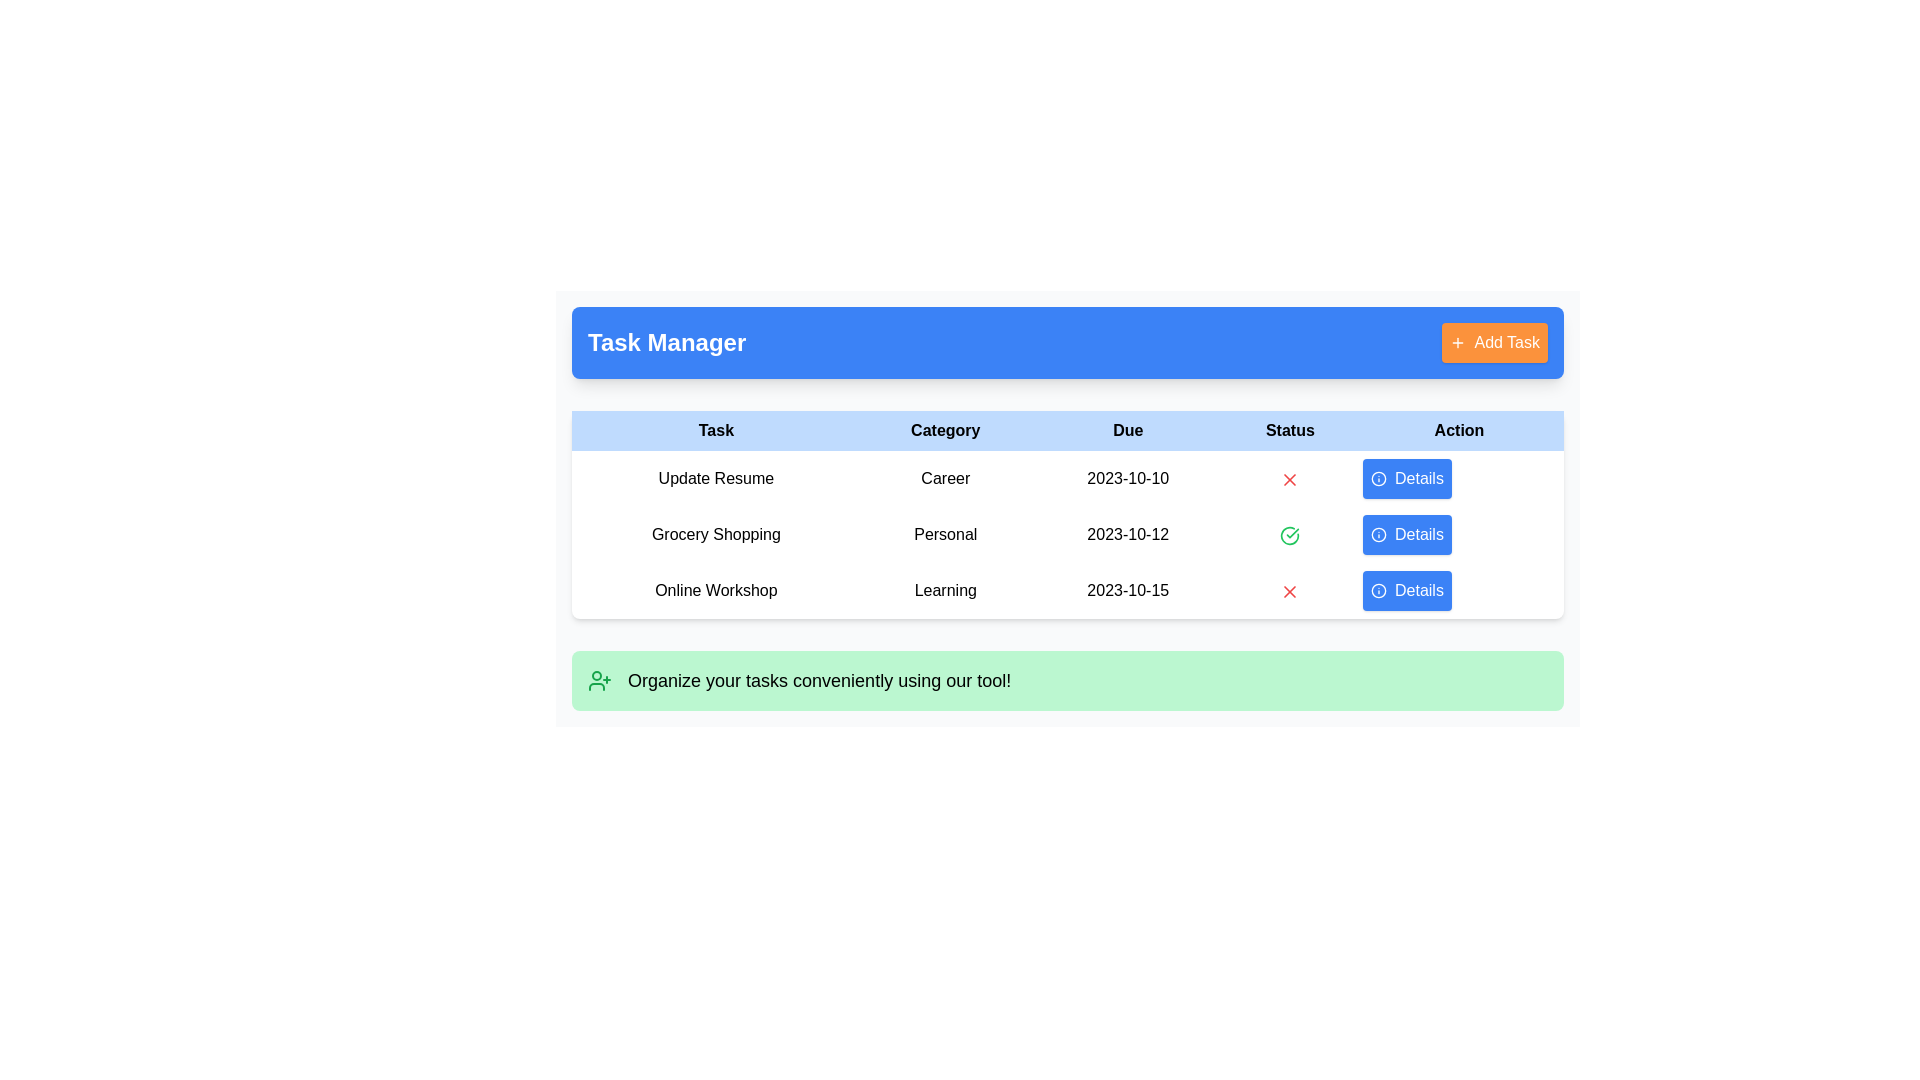 The width and height of the screenshot is (1920, 1080). What do you see at coordinates (716, 478) in the screenshot?
I see `text from the label that describes the task item, located at the top of the 'Task' column in the table layout` at bounding box center [716, 478].